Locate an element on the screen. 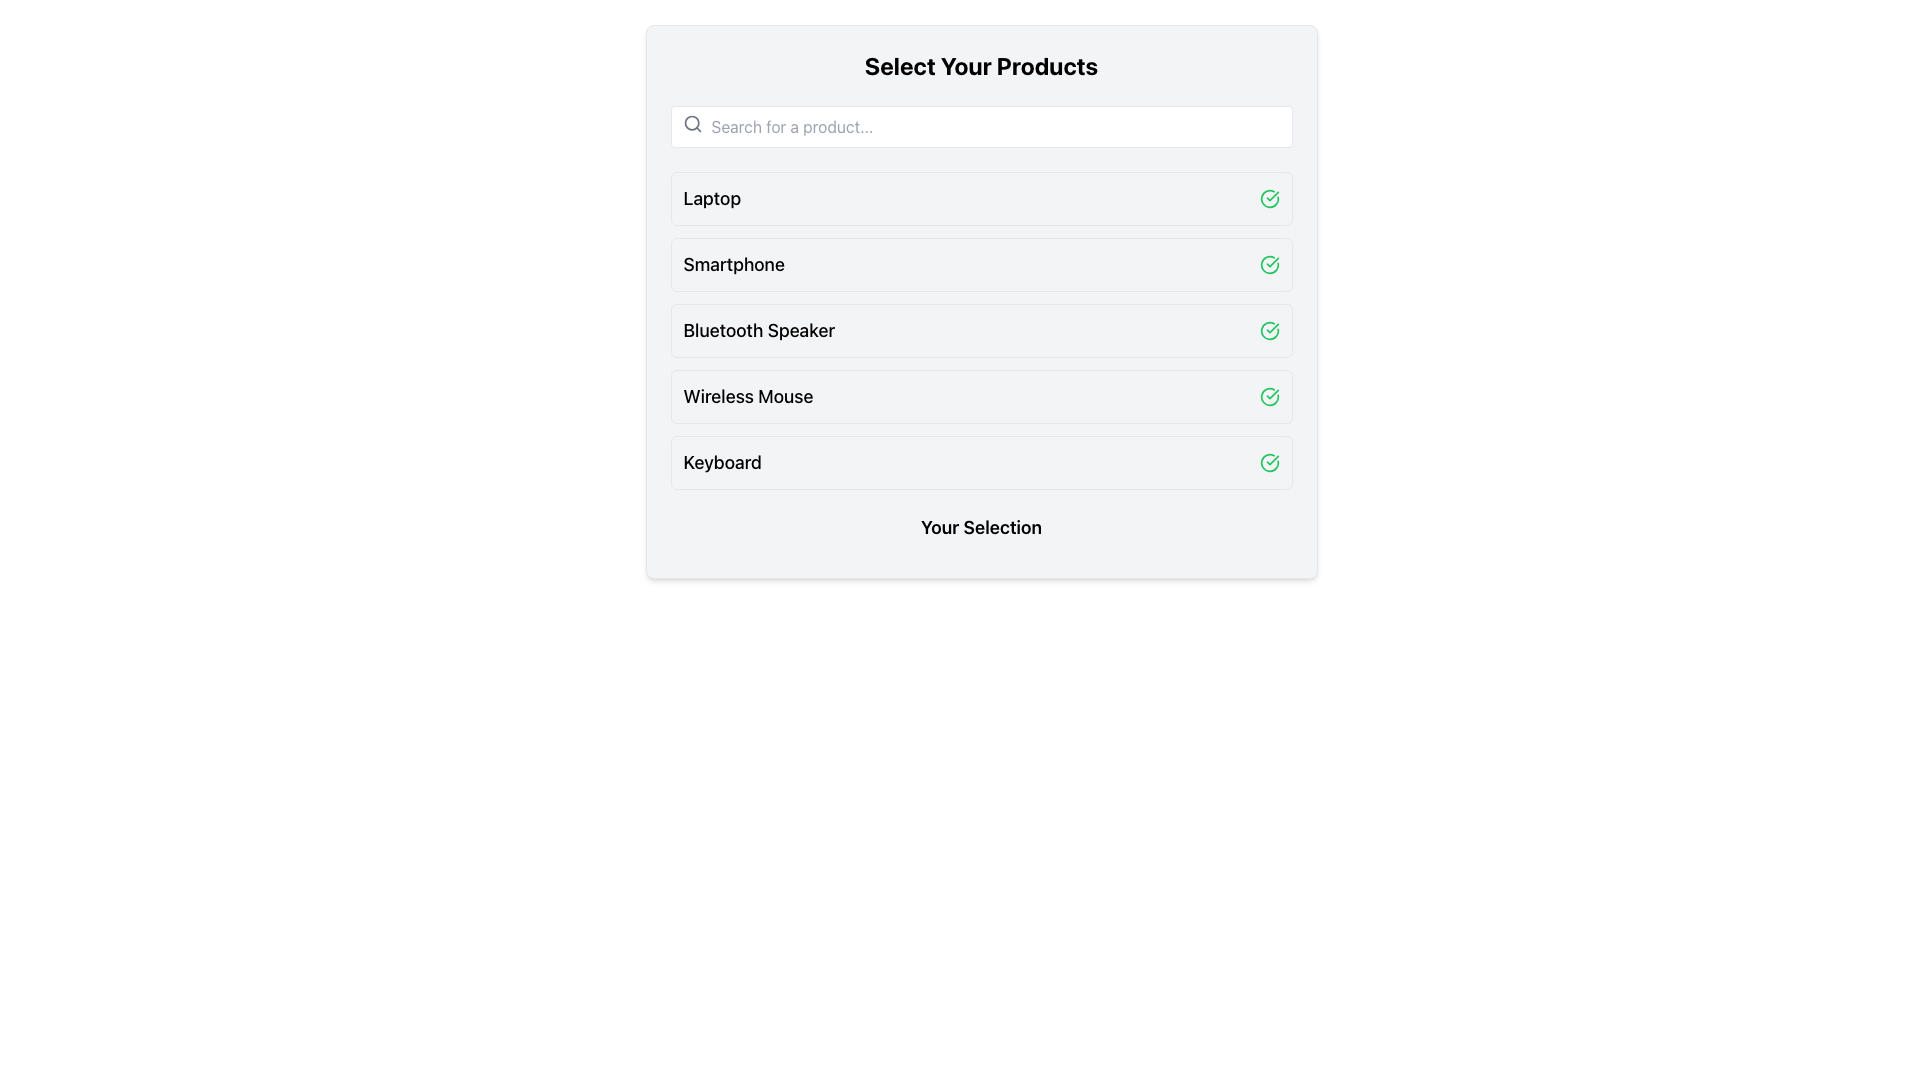 Image resolution: width=1920 pixels, height=1080 pixels. the circular selection indicator icon with a green border and check mark, located at the far right of the 'Smartphone' row is located at coordinates (1268, 264).